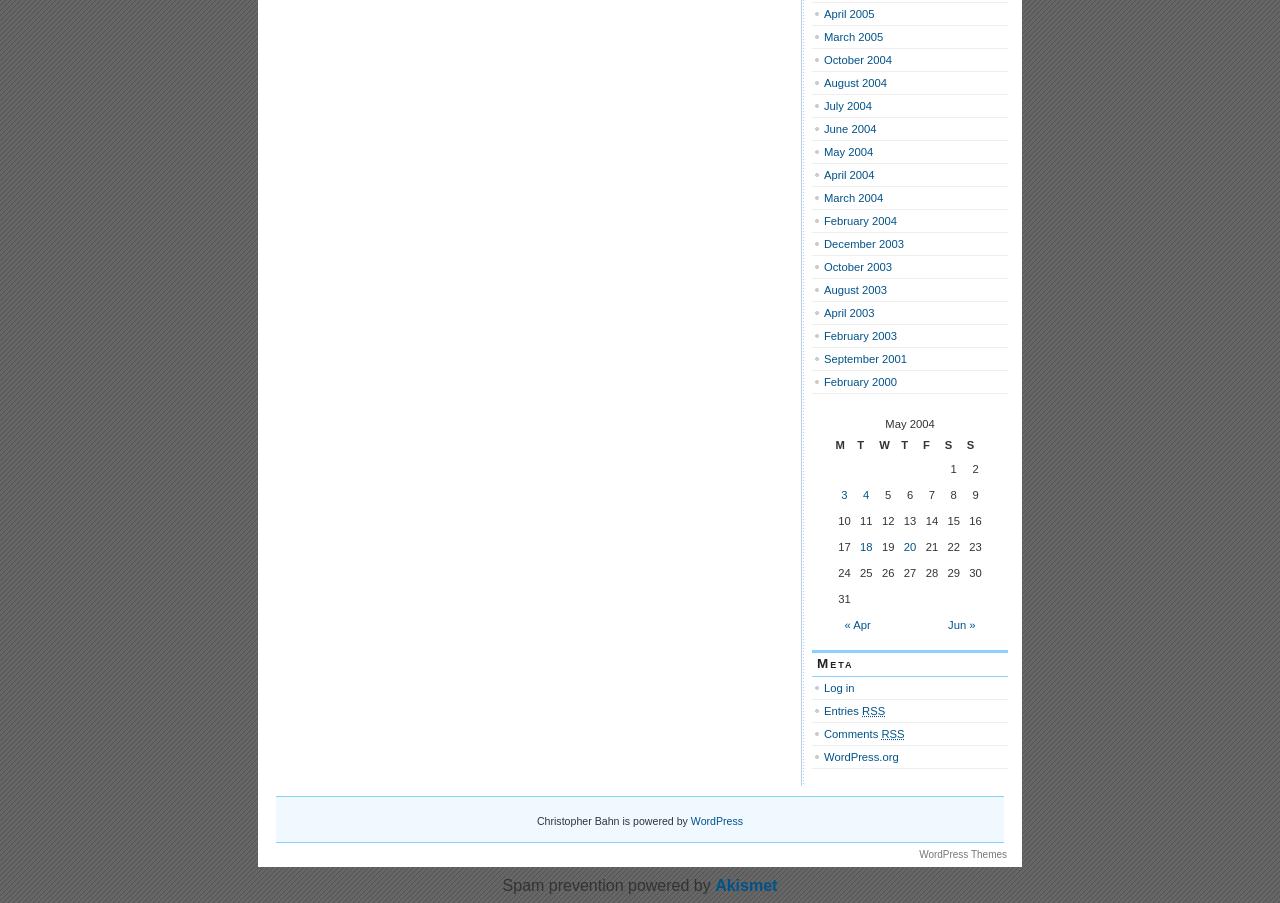 Image resolution: width=1280 pixels, height=903 pixels. What do you see at coordinates (974, 572) in the screenshot?
I see `'30'` at bounding box center [974, 572].